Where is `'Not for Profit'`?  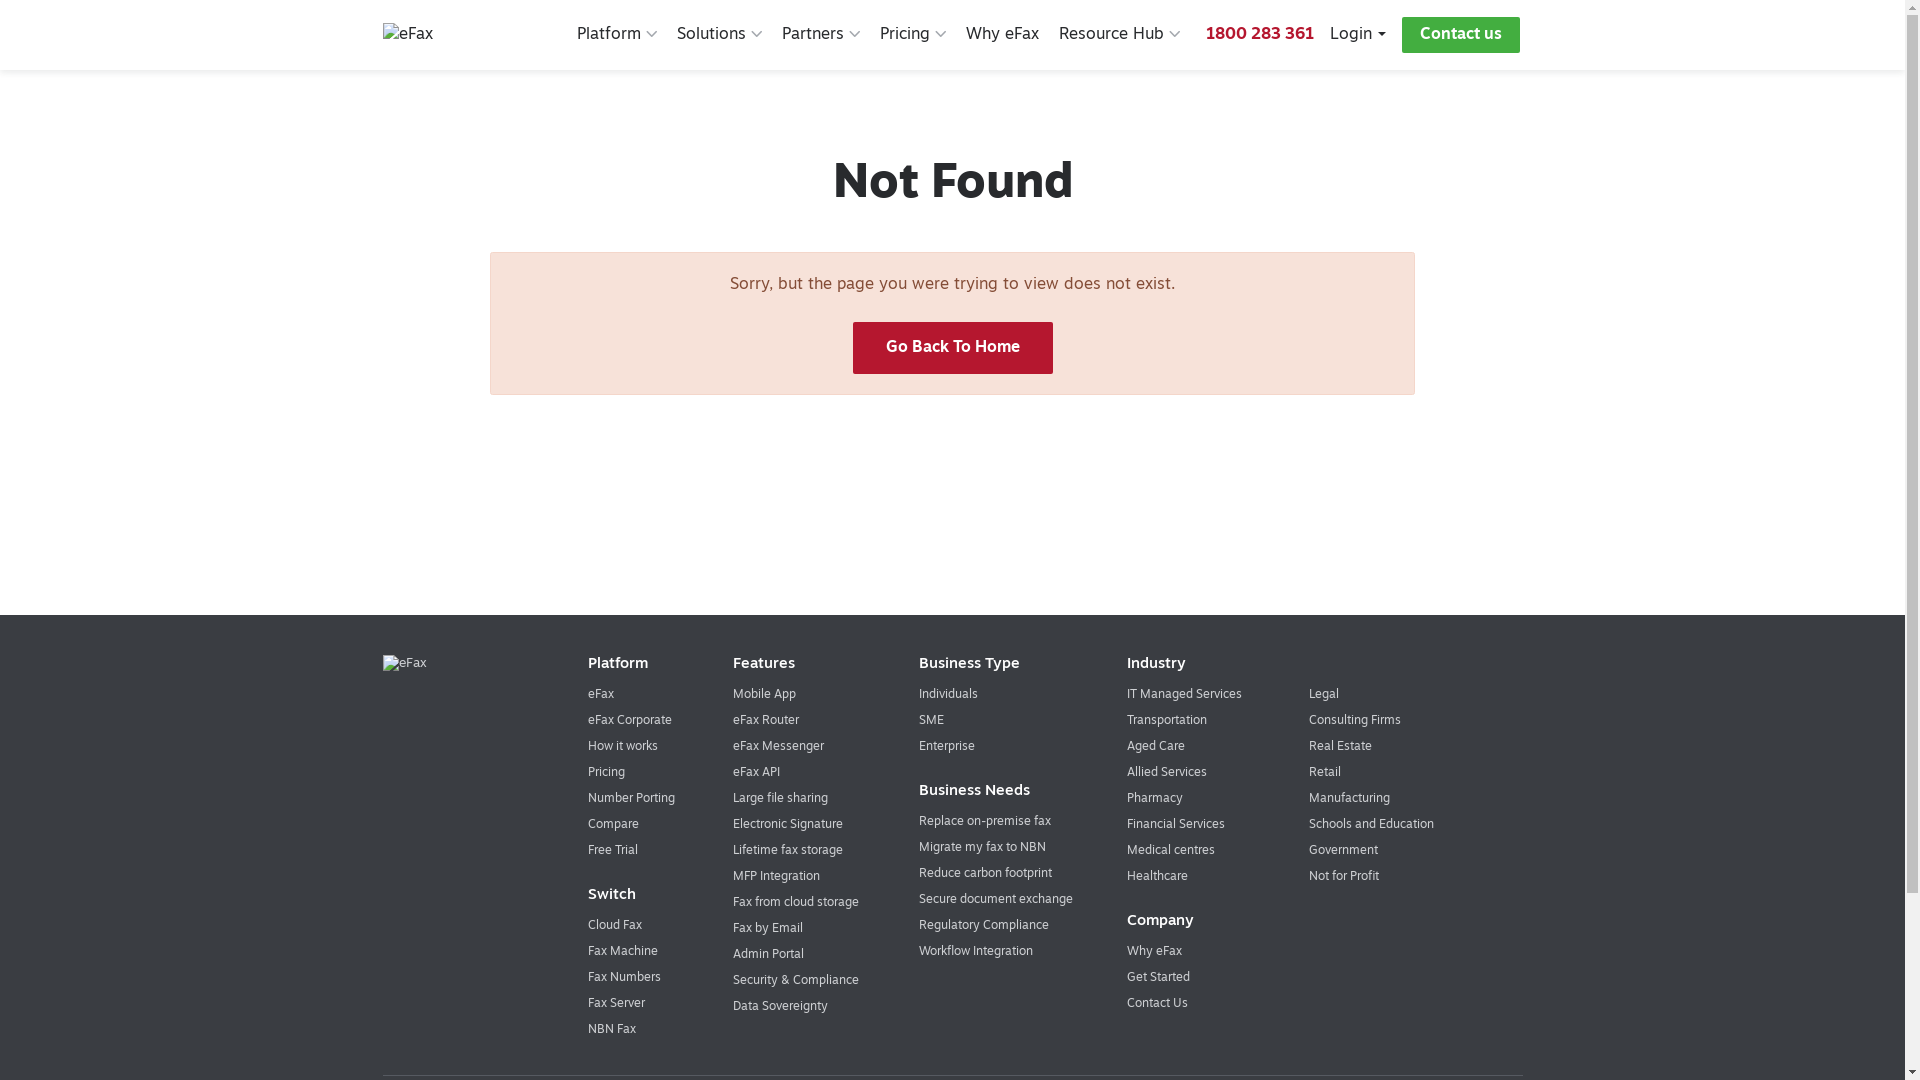 'Not for Profit' is located at coordinates (1344, 875).